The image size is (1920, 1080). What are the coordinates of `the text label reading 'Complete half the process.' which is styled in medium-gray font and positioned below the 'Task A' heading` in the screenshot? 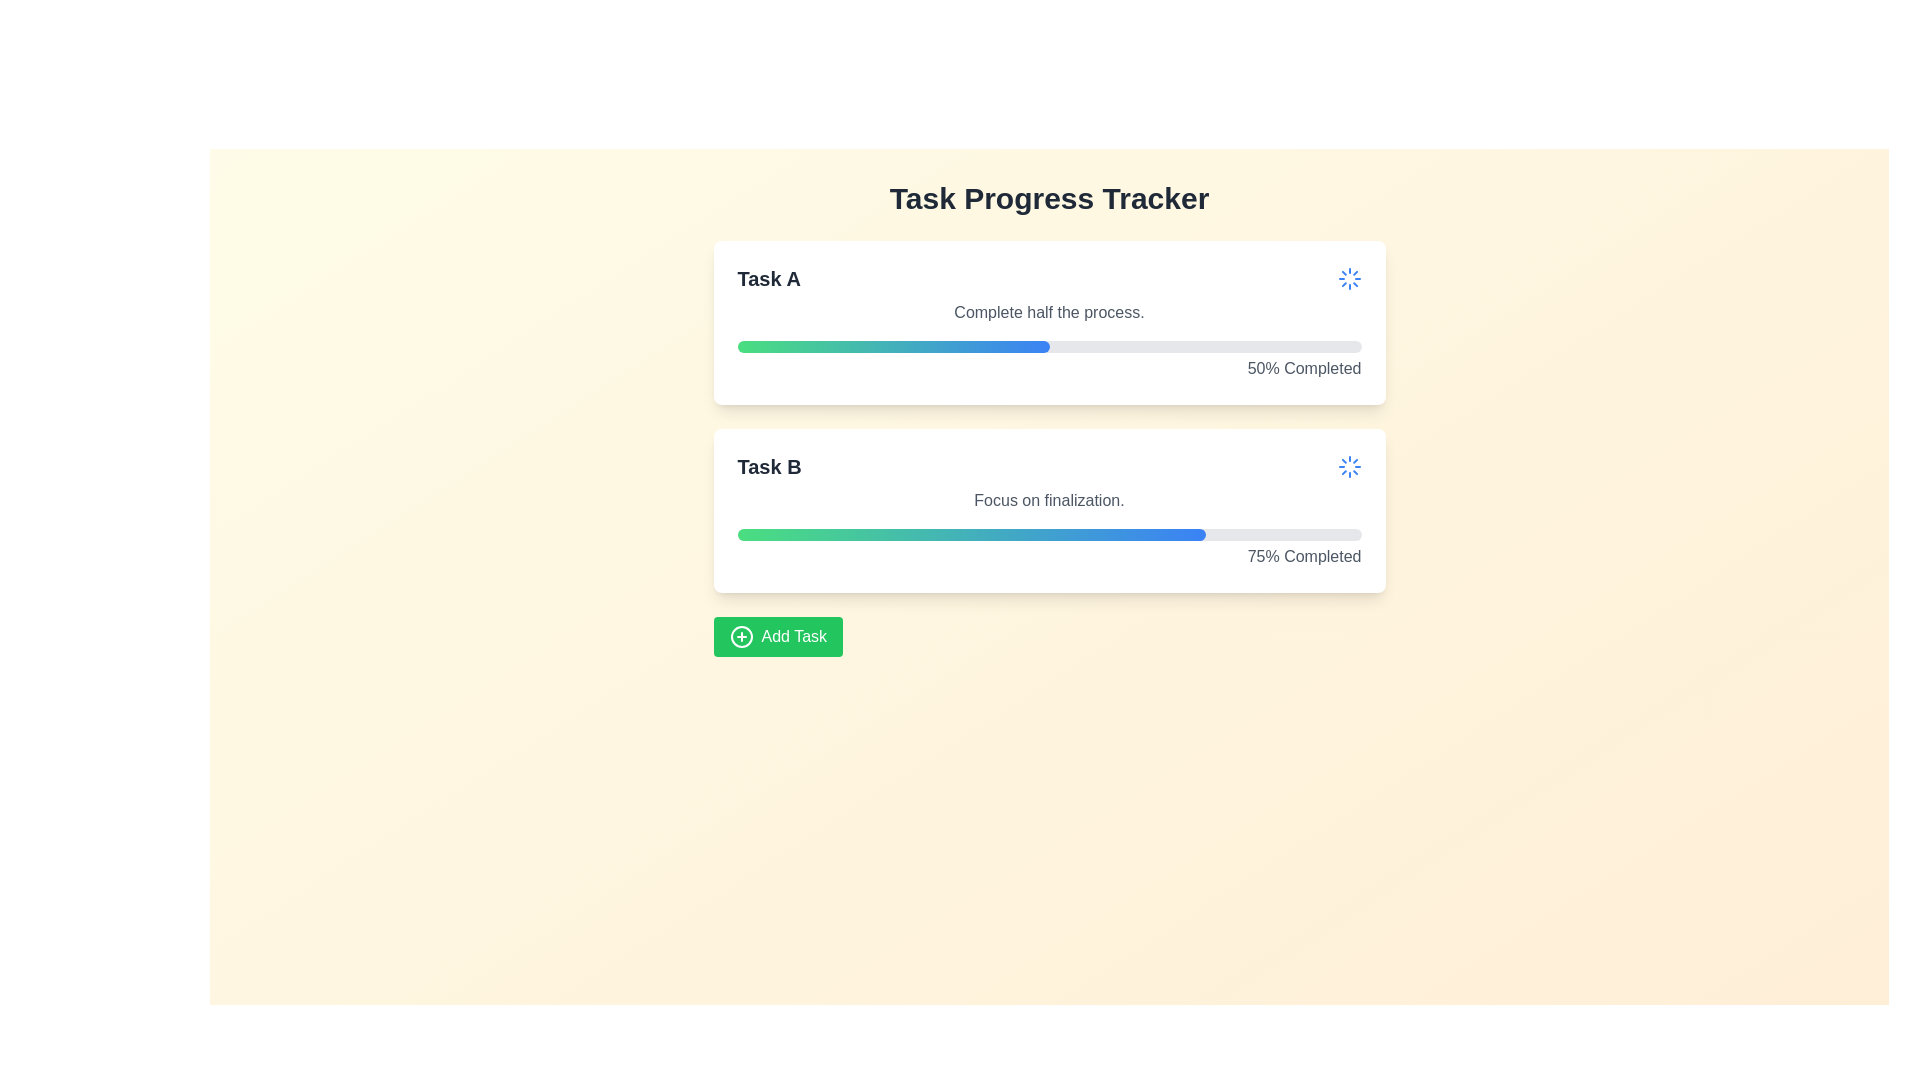 It's located at (1048, 312).